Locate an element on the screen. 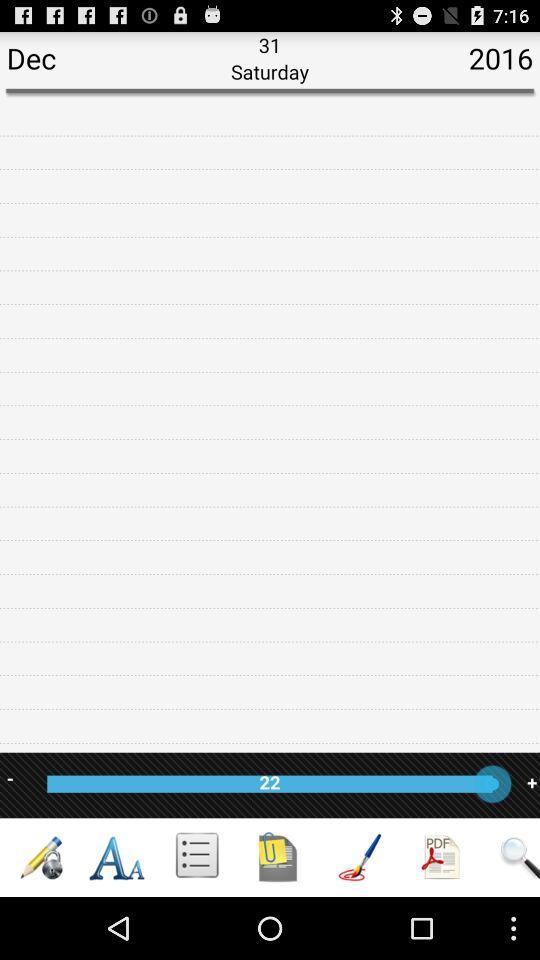 The height and width of the screenshot is (960, 540). the list icon is located at coordinates (197, 917).